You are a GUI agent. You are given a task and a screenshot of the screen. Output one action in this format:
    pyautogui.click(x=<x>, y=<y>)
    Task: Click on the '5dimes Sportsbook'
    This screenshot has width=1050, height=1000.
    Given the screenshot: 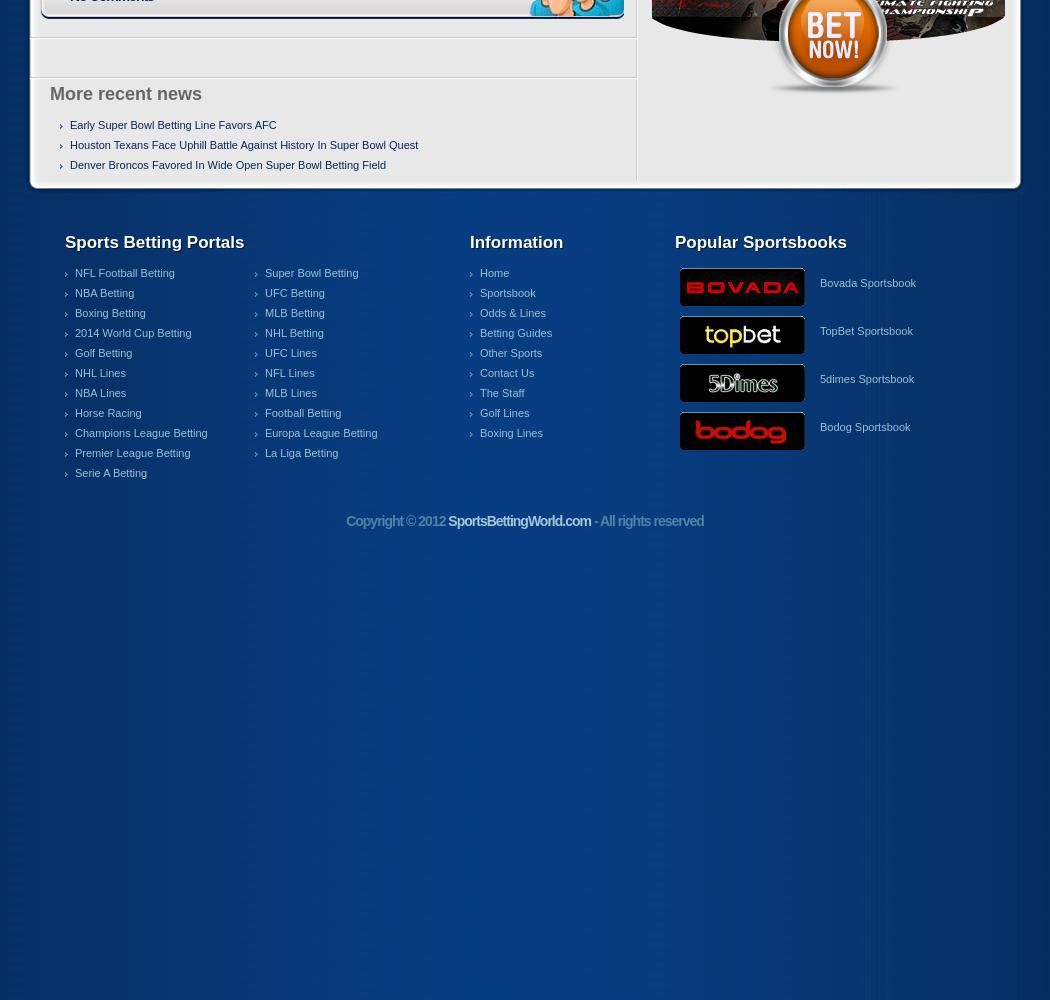 What is the action you would take?
    pyautogui.click(x=865, y=379)
    